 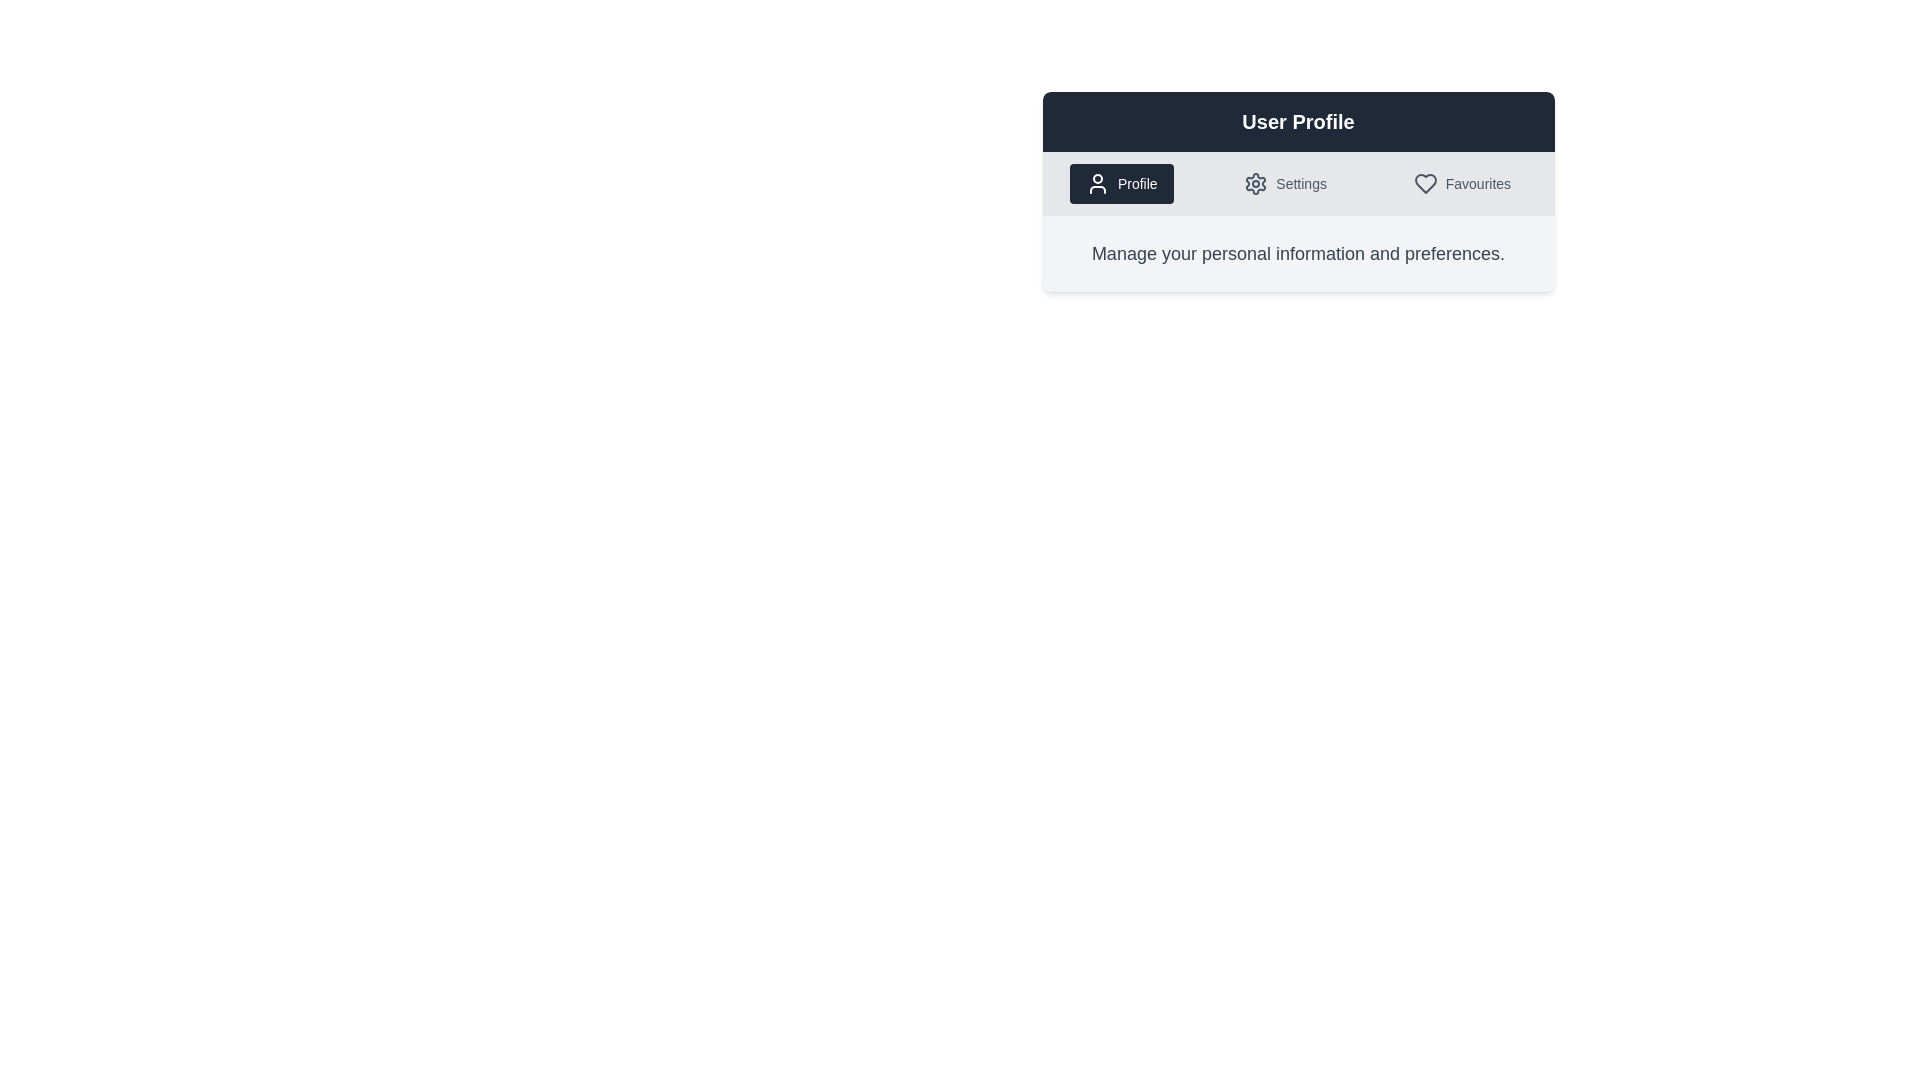 I want to click on the tab labeled Profile to highlight it, so click(x=1121, y=184).